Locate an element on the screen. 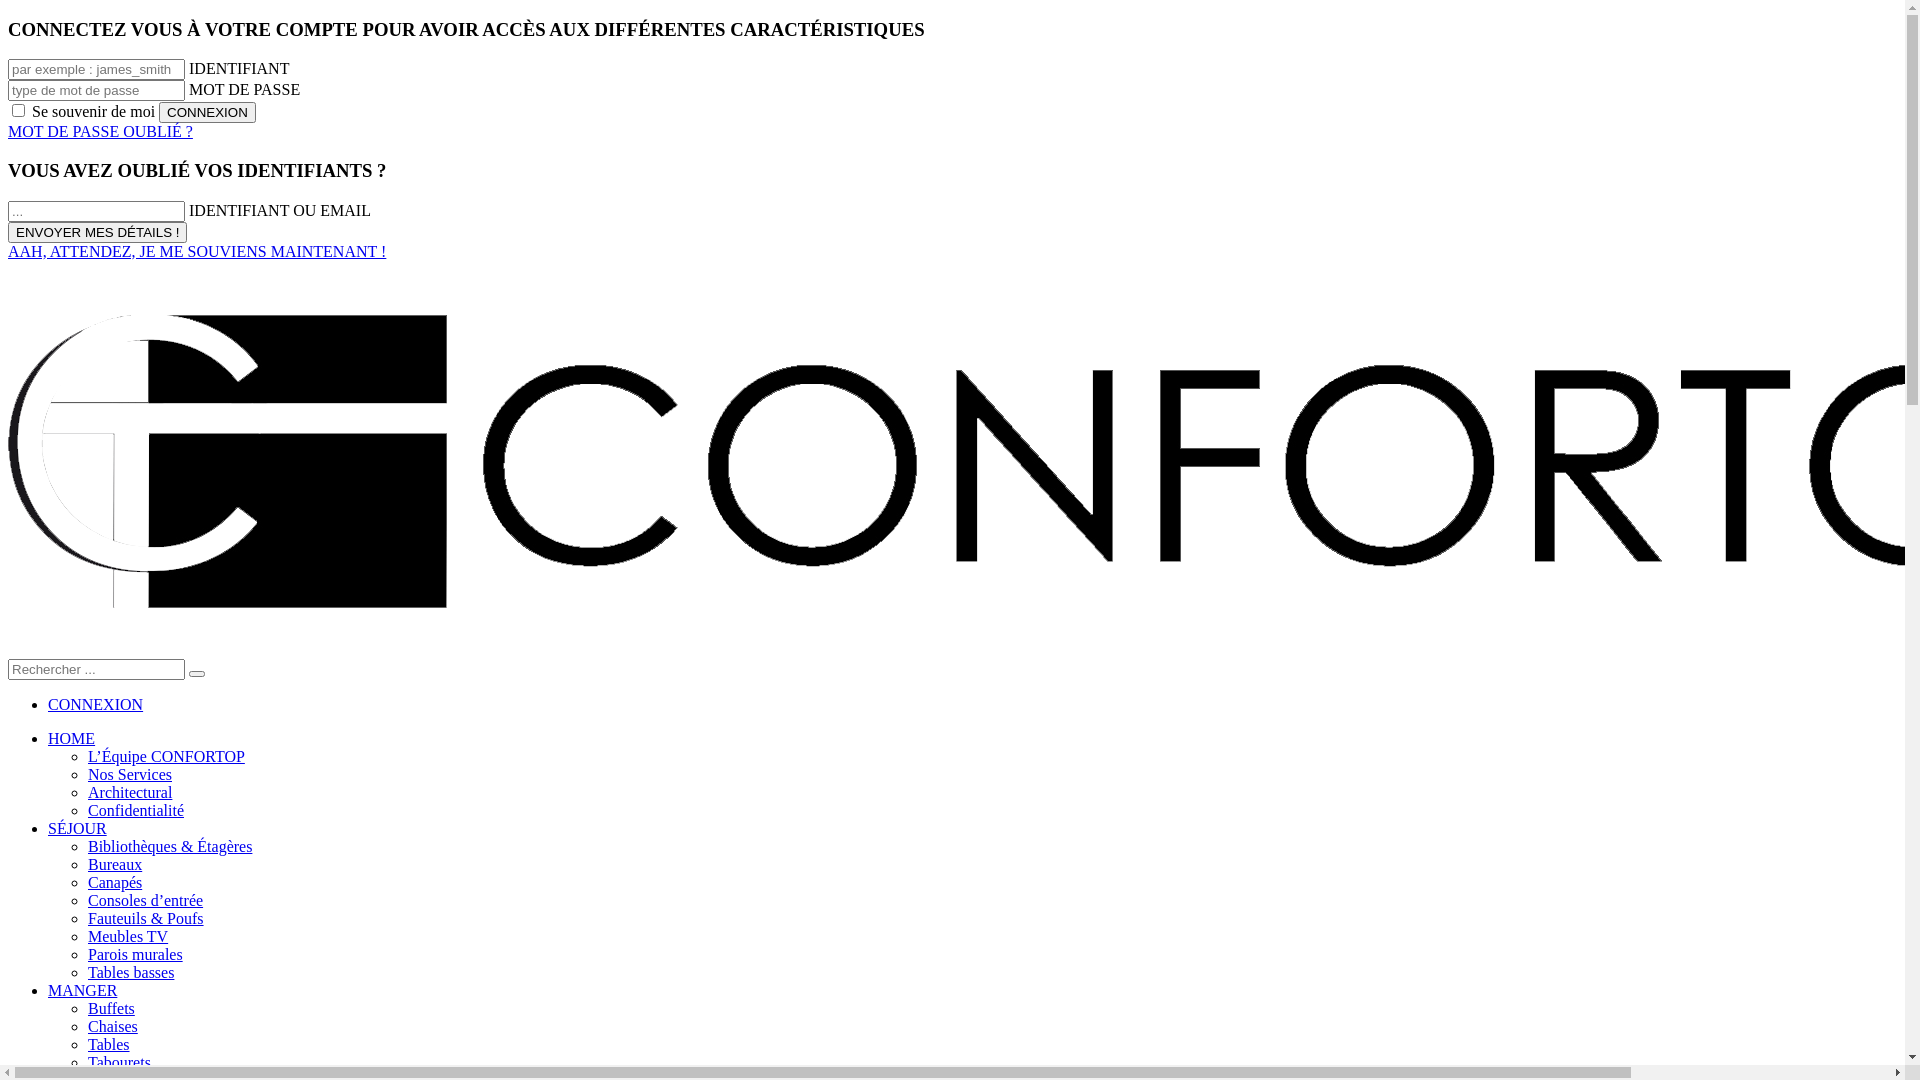 Image resolution: width=1920 pixels, height=1080 pixels. 'Fauteuils & Poufs' is located at coordinates (144, 918).